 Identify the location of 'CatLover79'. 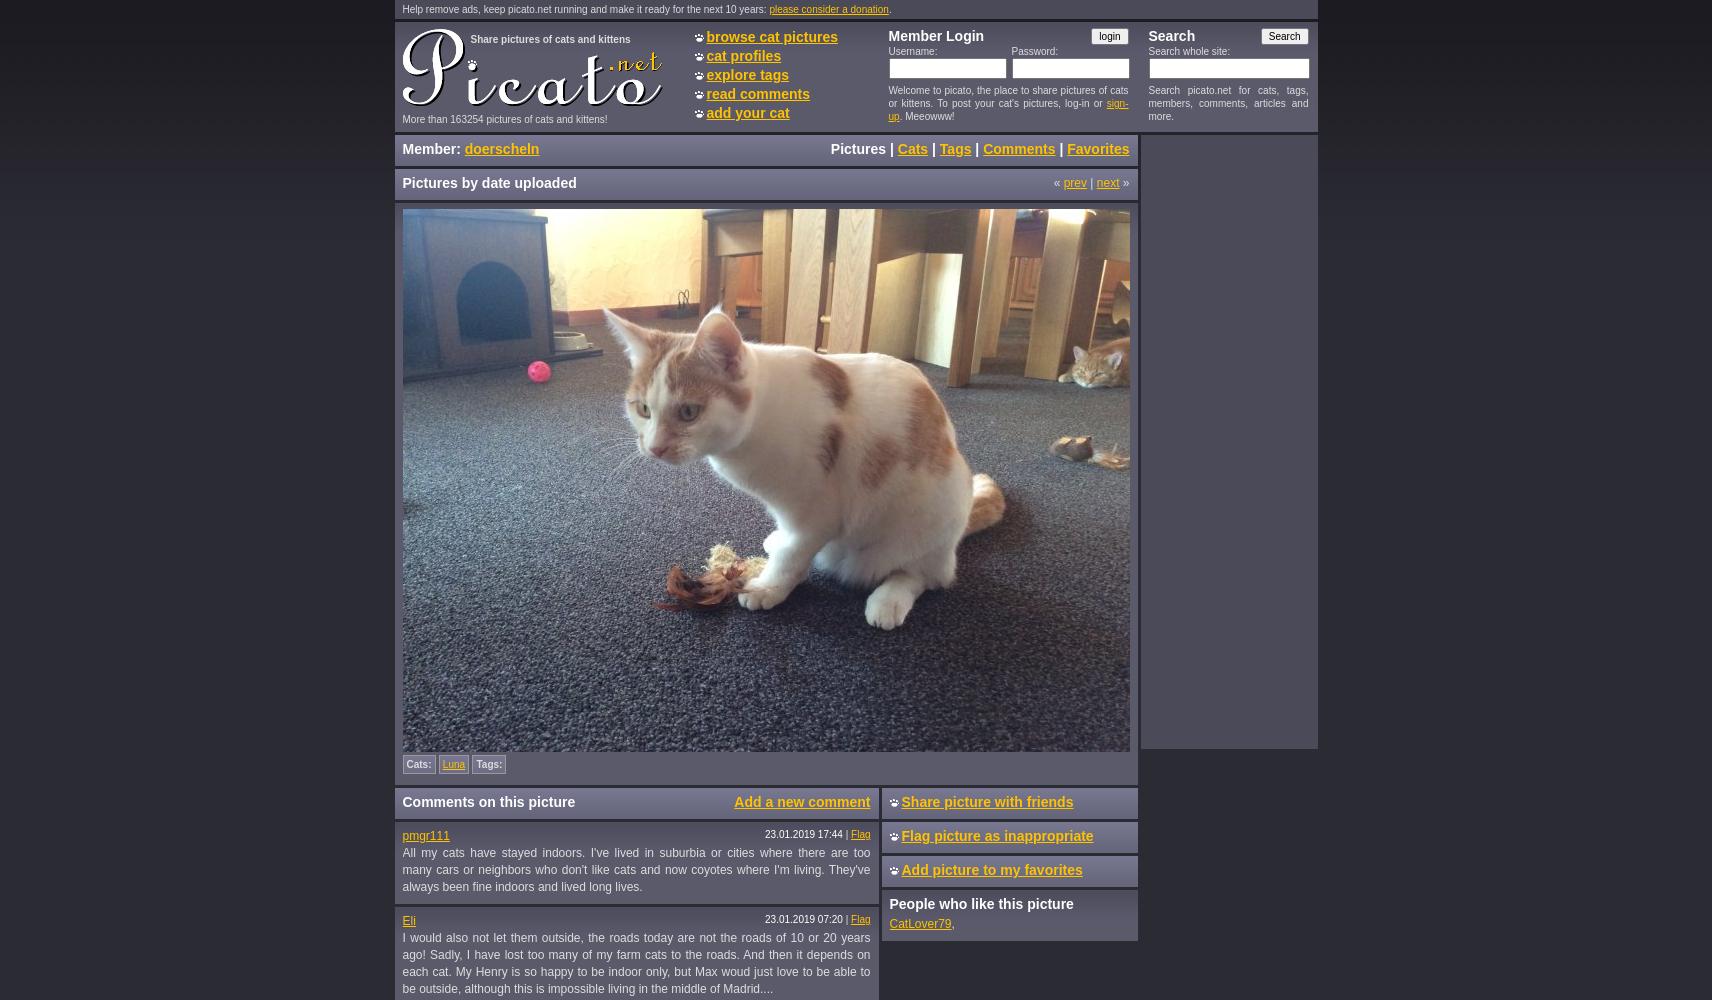
(919, 924).